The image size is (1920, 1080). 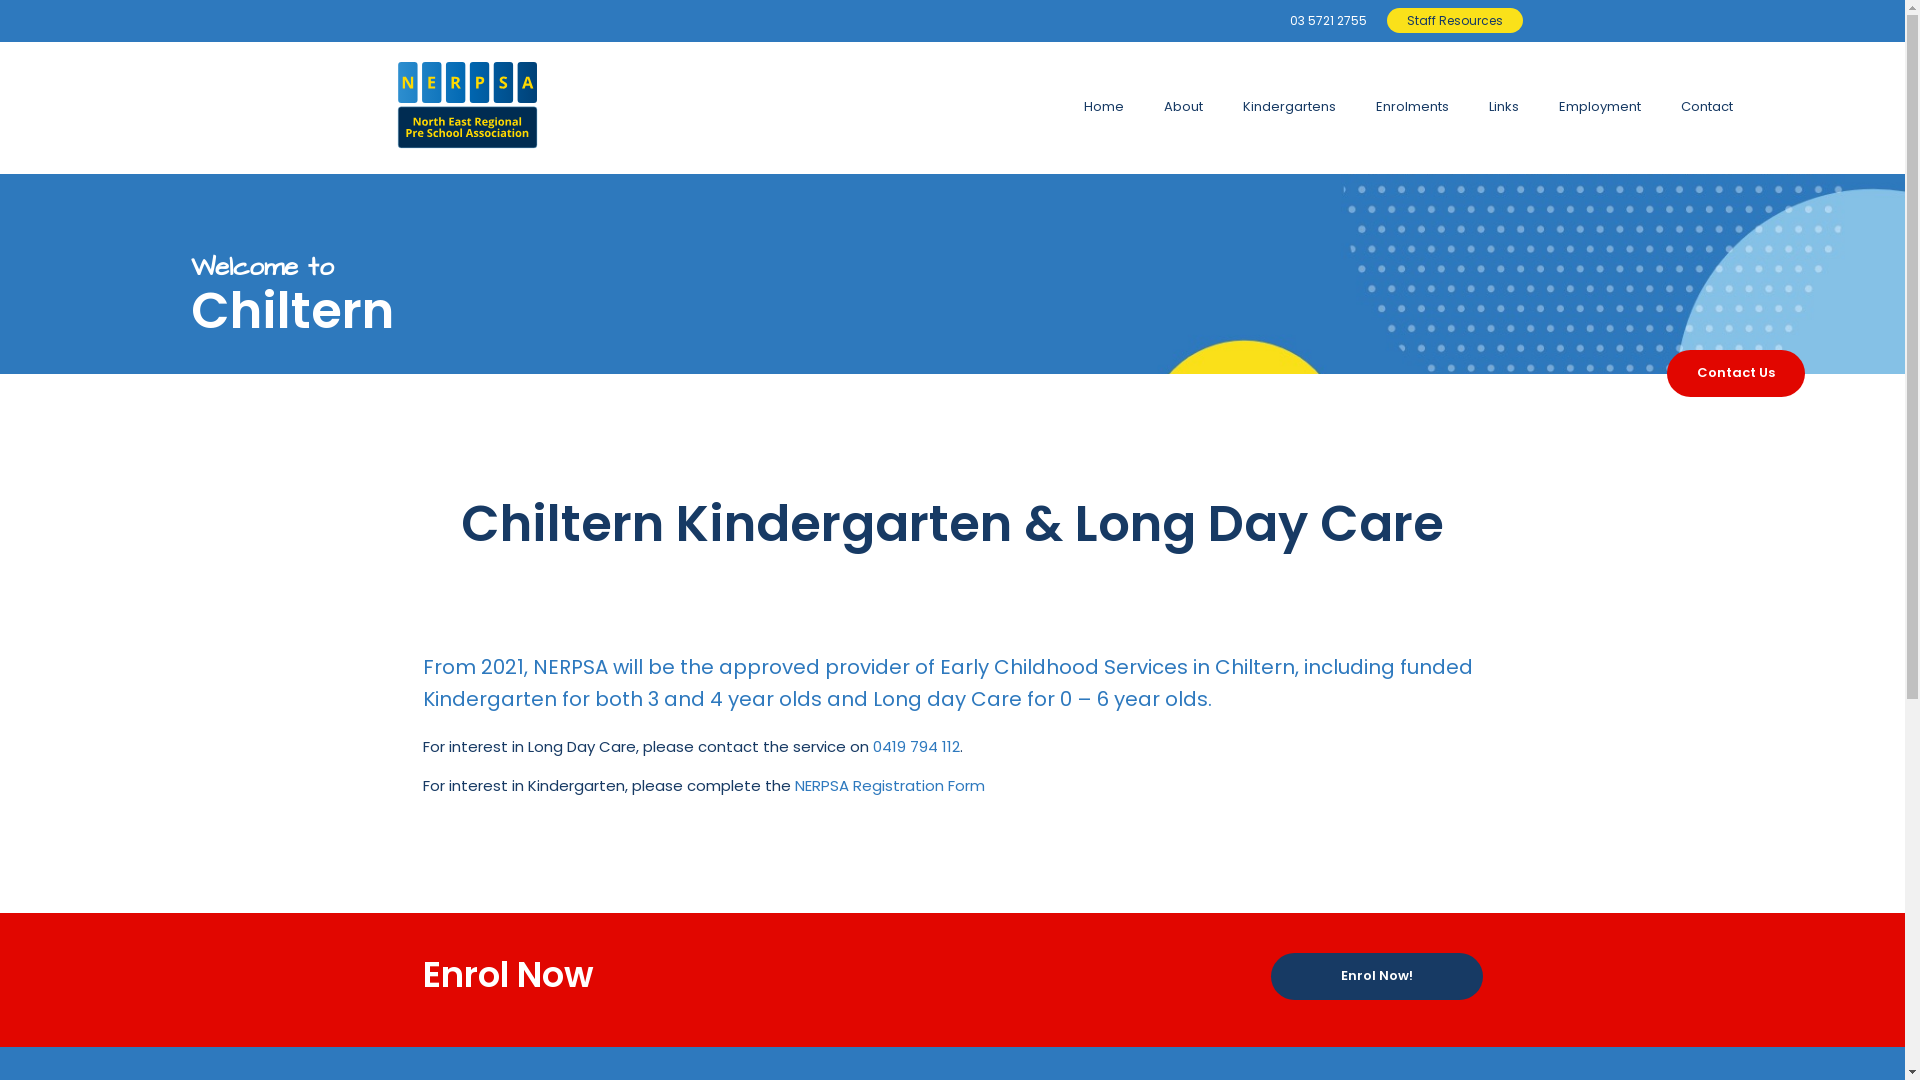 I want to click on 'NERPSA Registration Form', so click(x=792, y=784).